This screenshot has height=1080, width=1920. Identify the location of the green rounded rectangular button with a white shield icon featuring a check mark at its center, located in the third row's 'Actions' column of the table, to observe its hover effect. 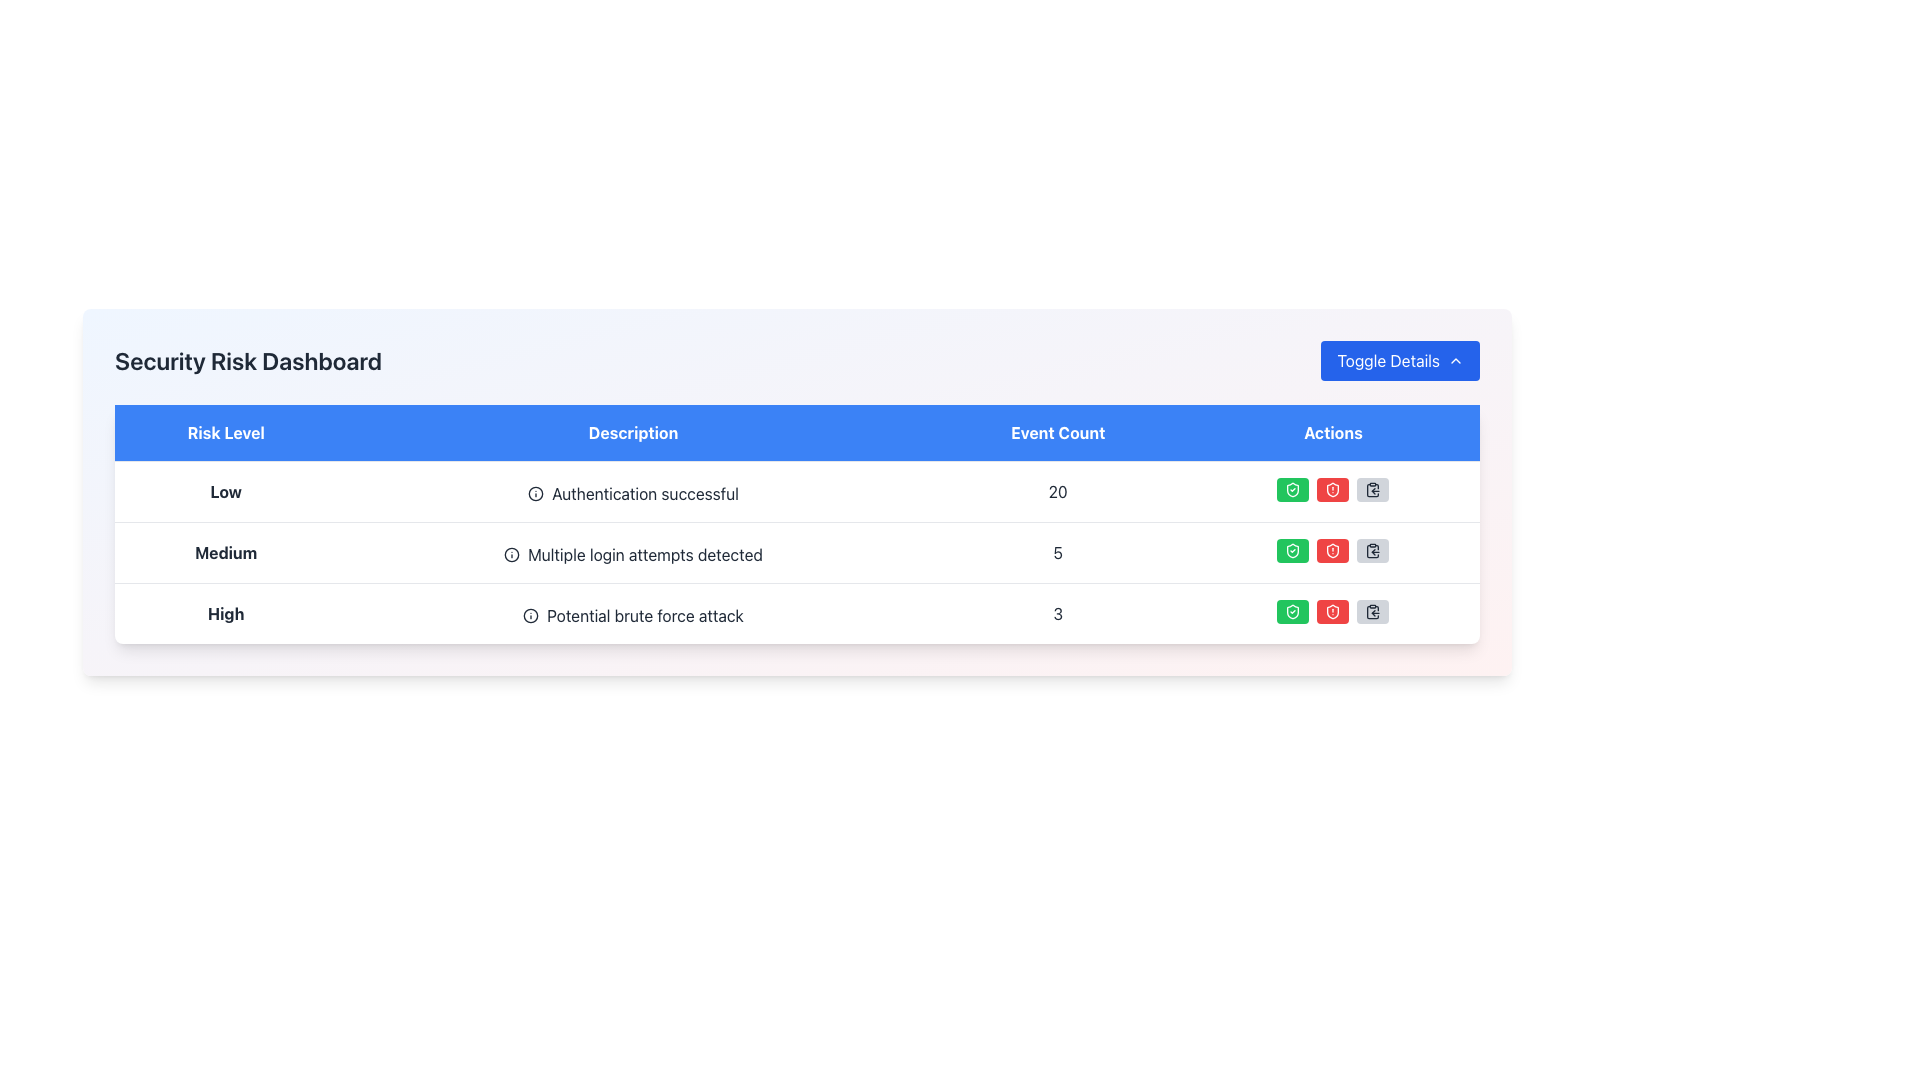
(1293, 611).